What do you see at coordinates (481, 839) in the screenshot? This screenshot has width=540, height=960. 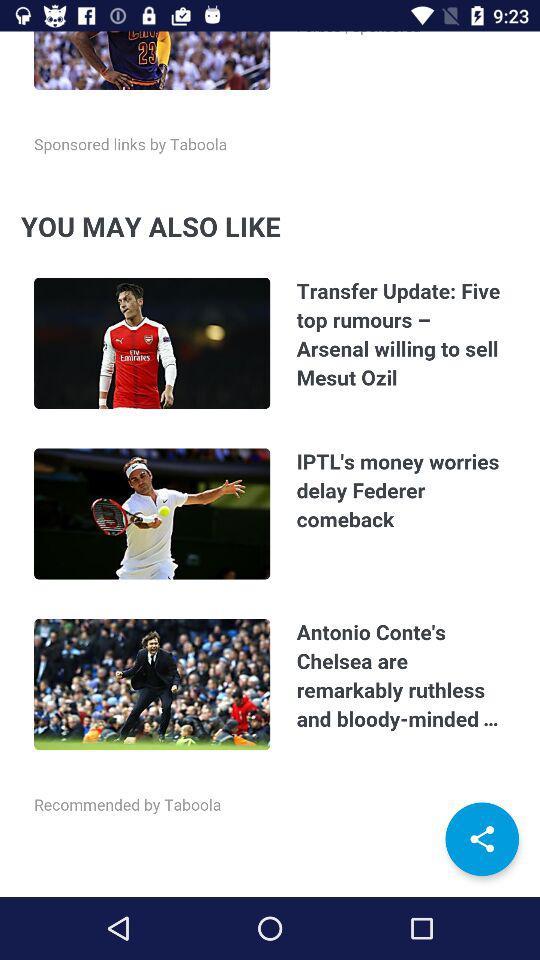 I see `the share icon` at bounding box center [481, 839].